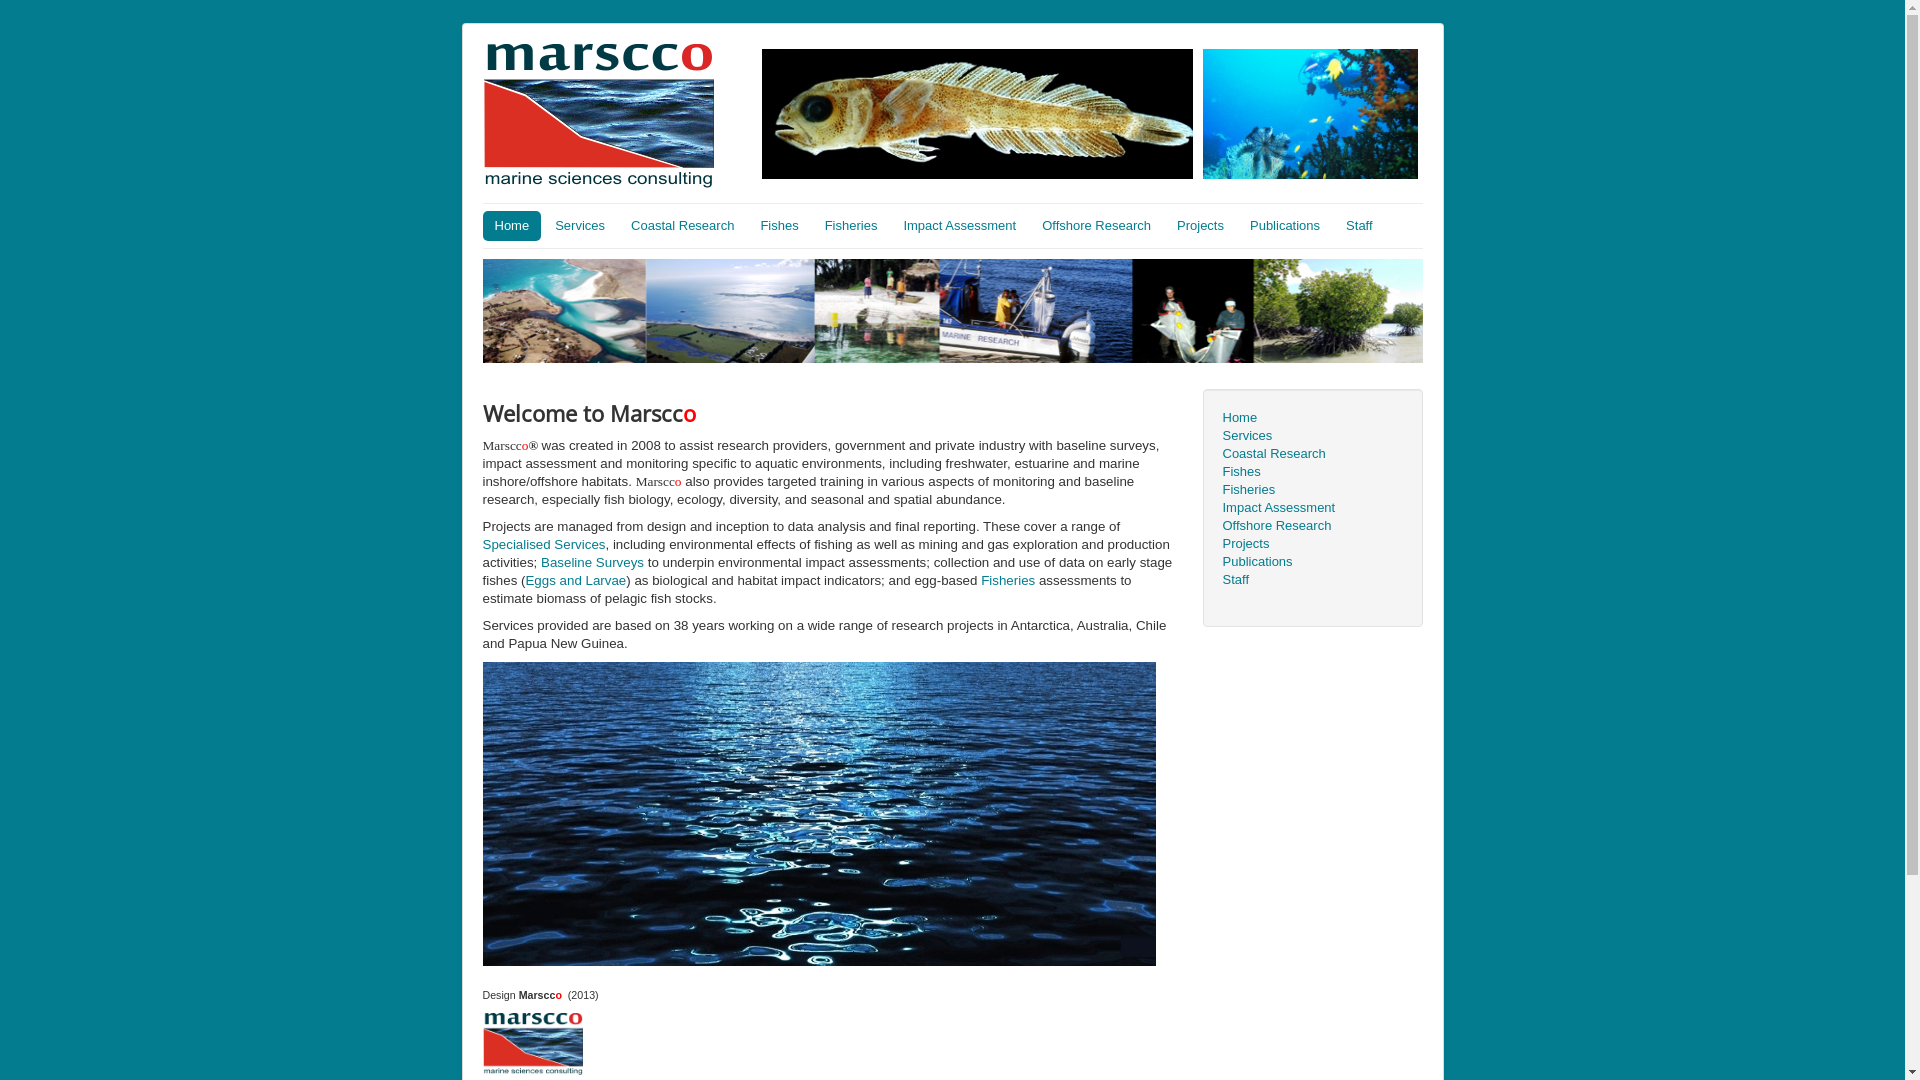  What do you see at coordinates (1311, 454) in the screenshot?
I see `'Coastal Research'` at bounding box center [1311, 454].